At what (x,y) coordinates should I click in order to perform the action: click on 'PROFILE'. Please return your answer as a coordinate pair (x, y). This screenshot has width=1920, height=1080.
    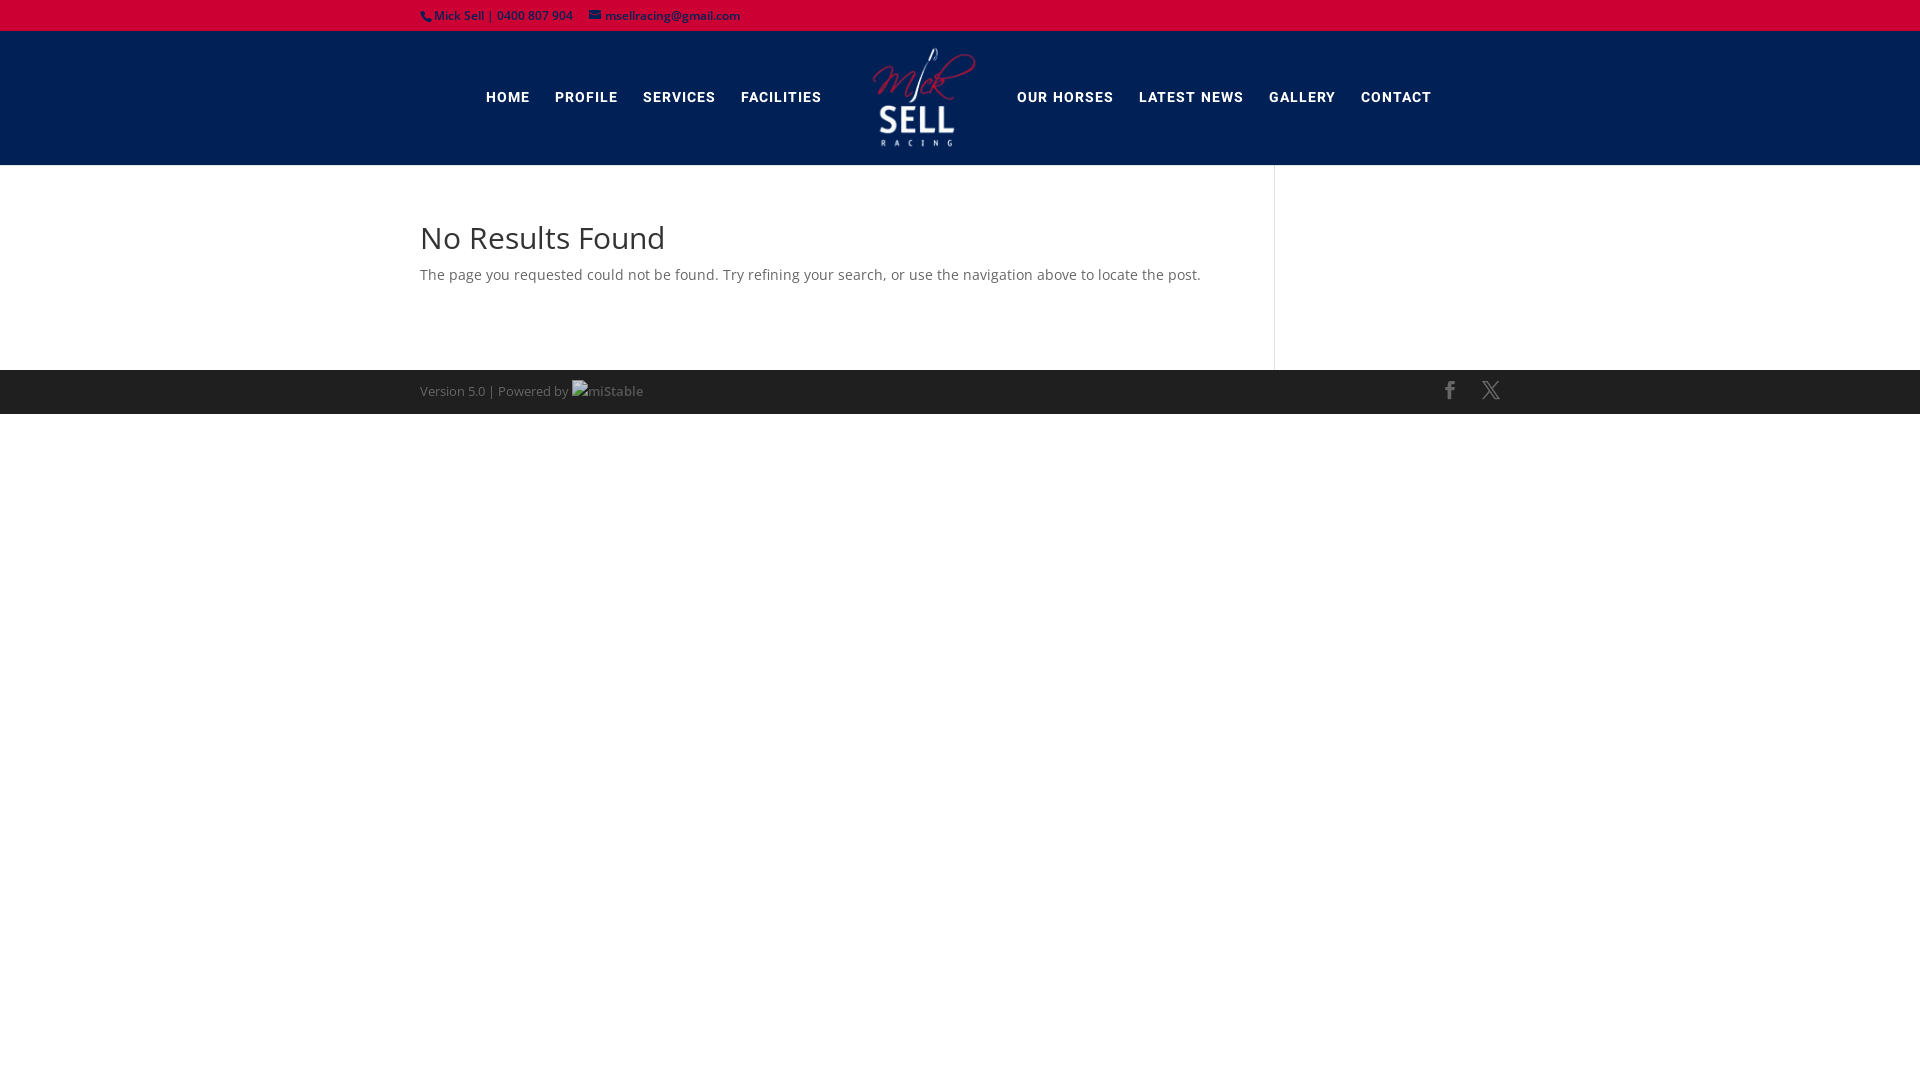
    Looking at the image, I should click on (585, 97).